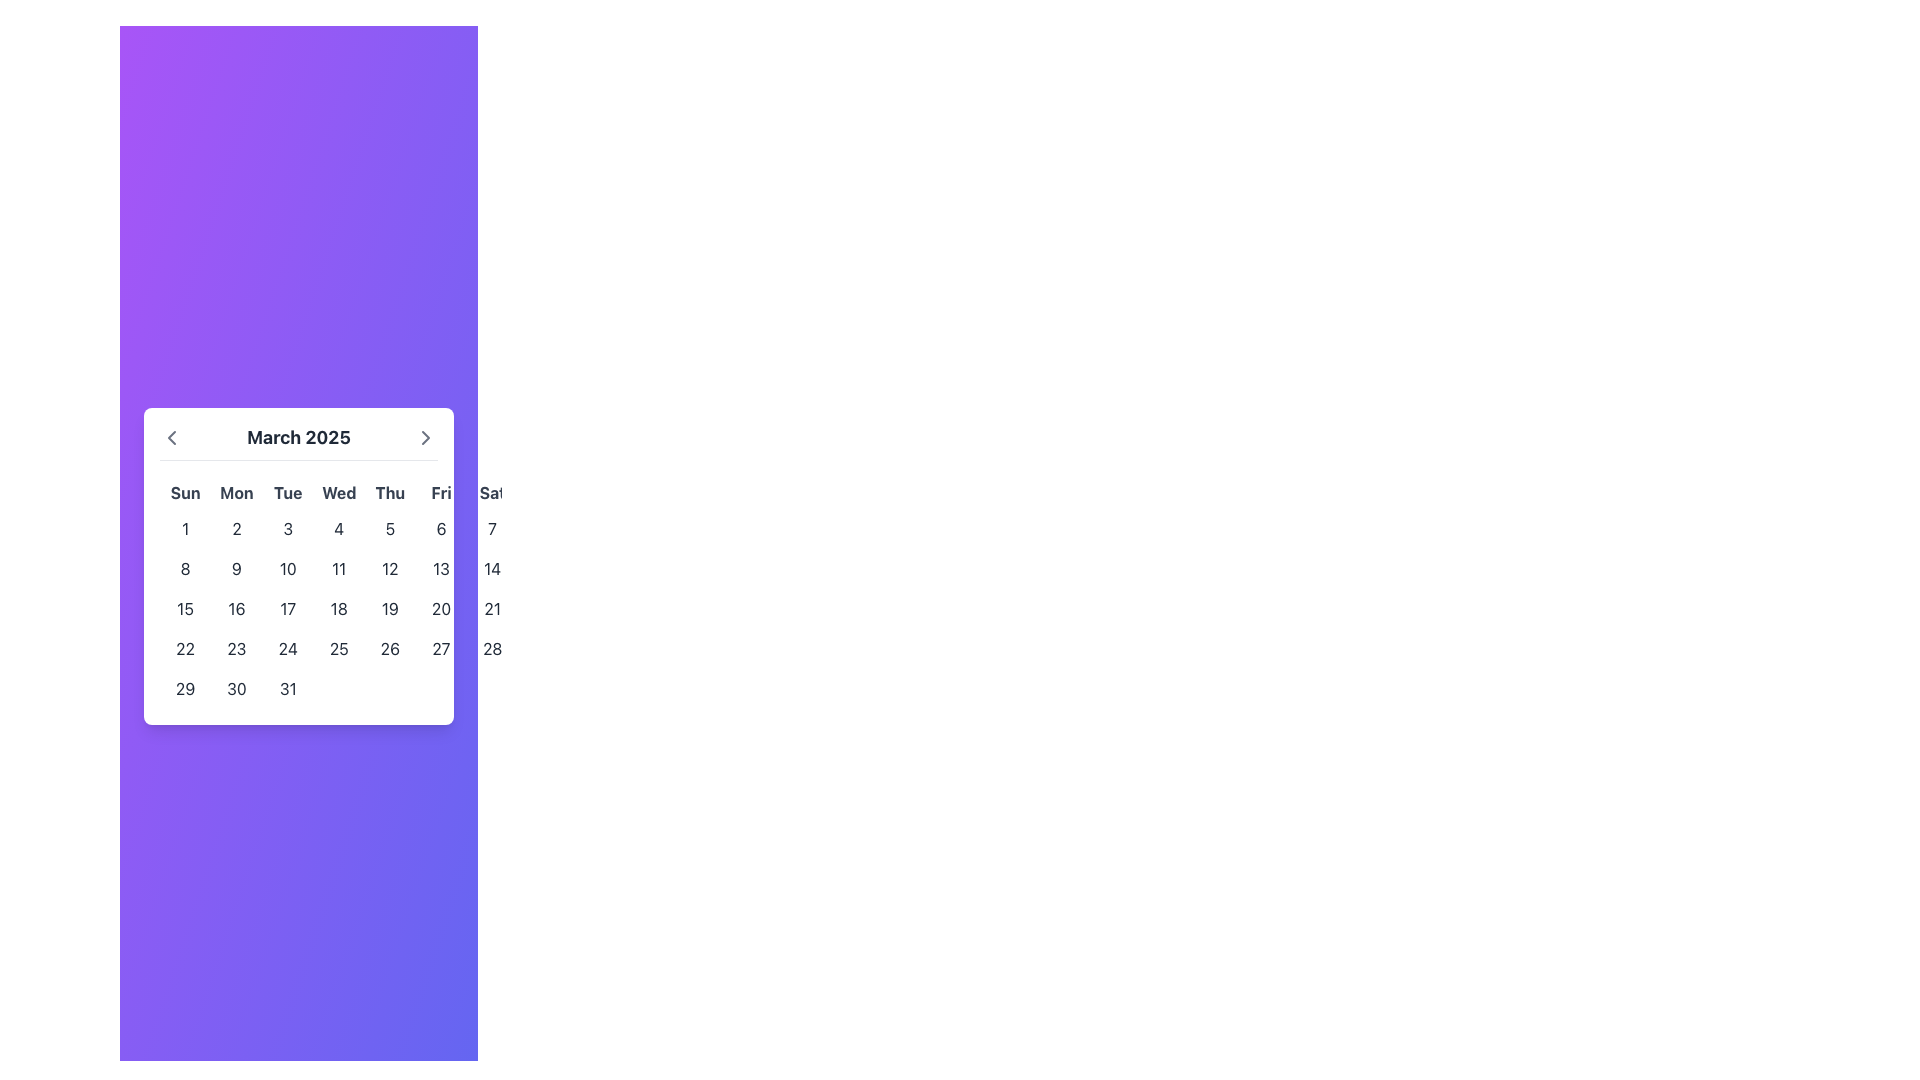 This screenshot has height=1080, width=1920. Describe the element at coordinates (287, 568) in the screenshot. I see `the button representing the date '10' in the calendar` at that location.